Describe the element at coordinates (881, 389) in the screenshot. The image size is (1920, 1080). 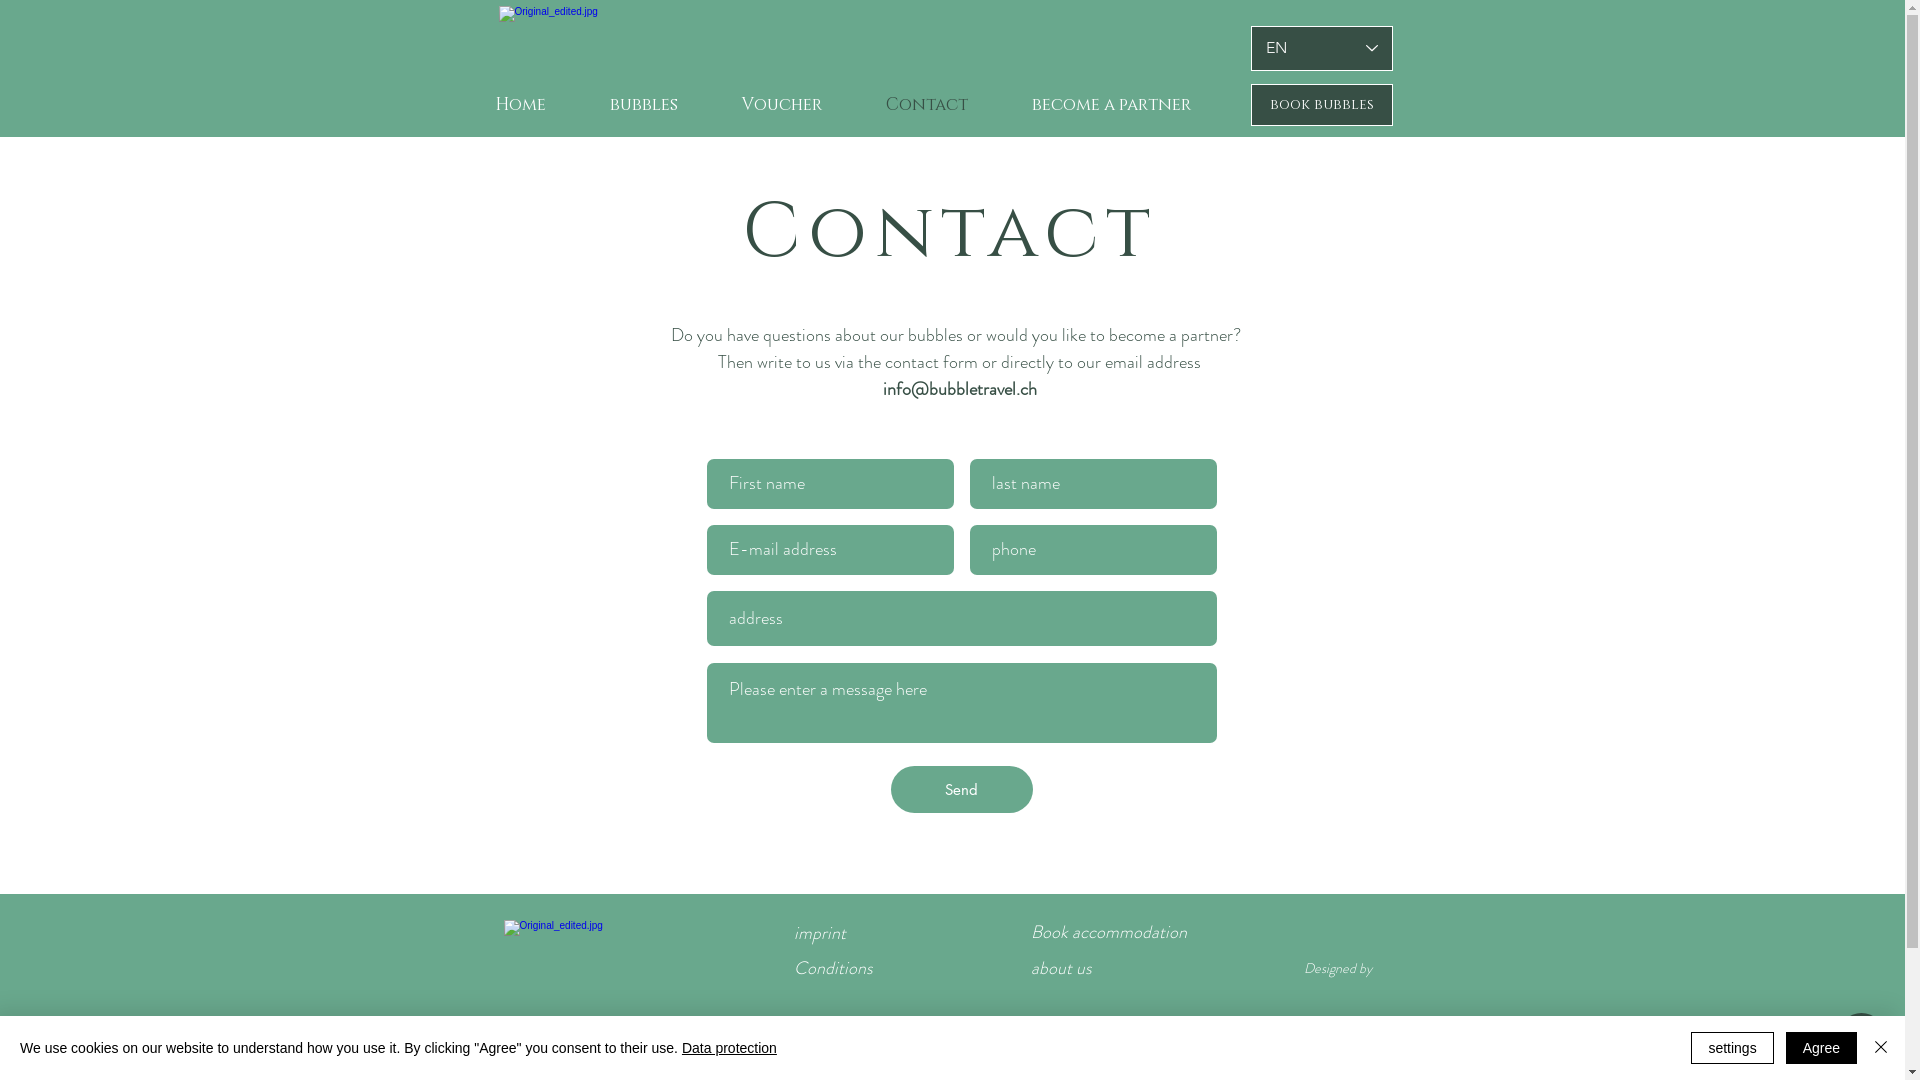
I see `'info@bubbletravel.ch'` at that location.